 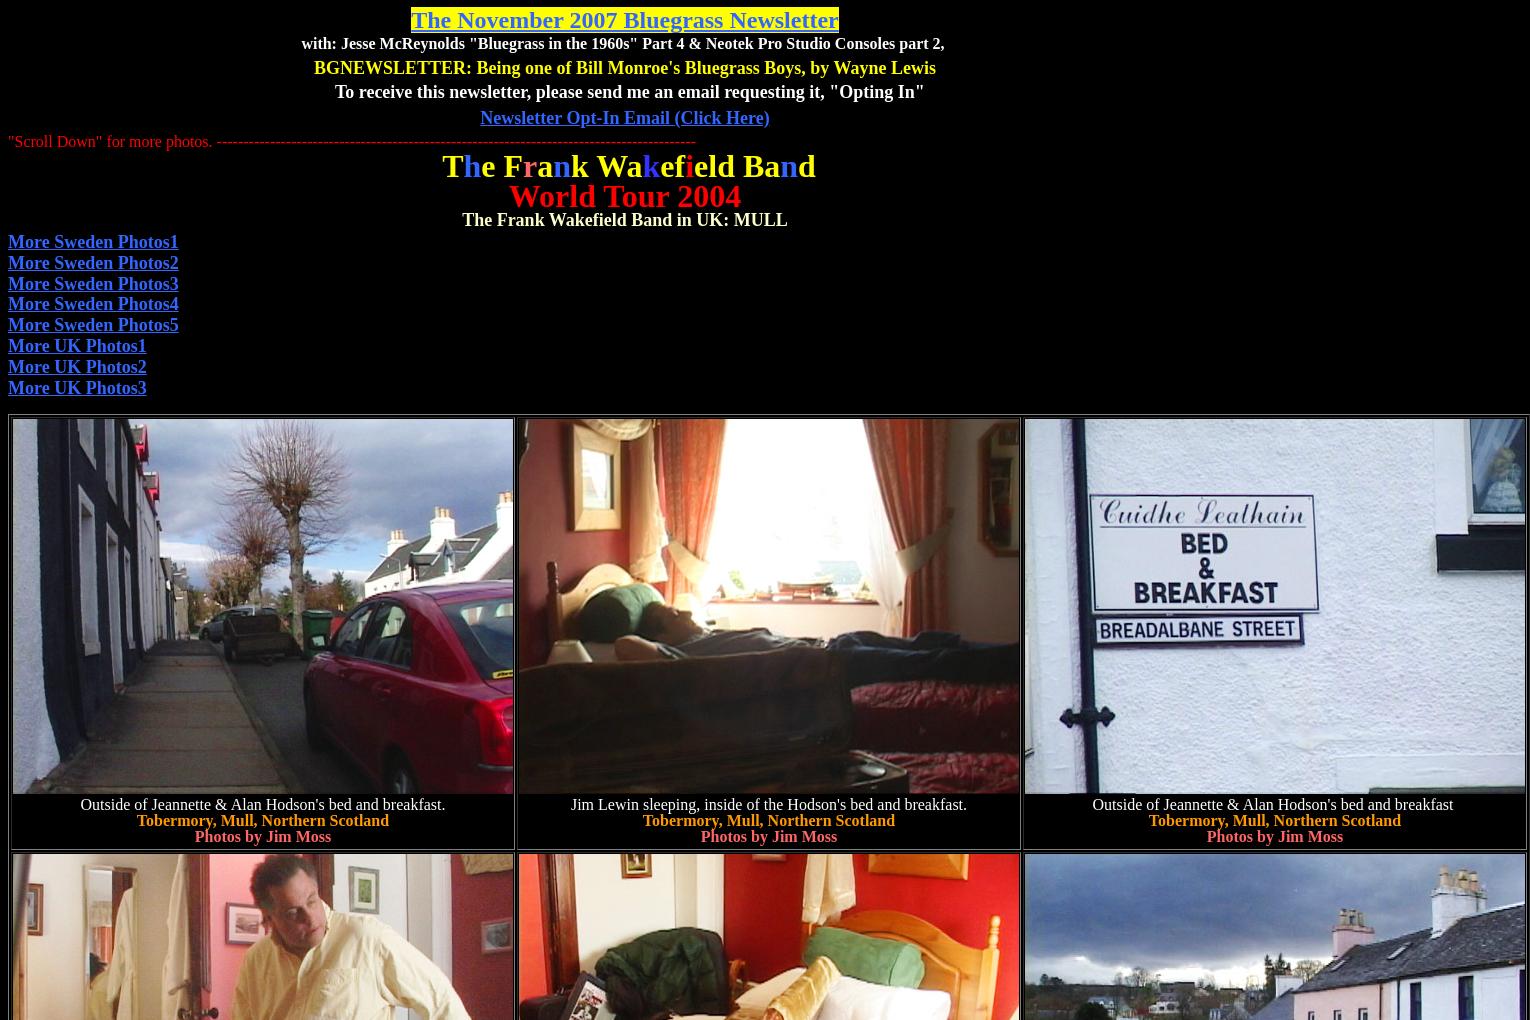 What do you see at coordinates (76, 343) in the screenshot?
I see `'More
UK Photos1'` at bounding box center [76, 343].